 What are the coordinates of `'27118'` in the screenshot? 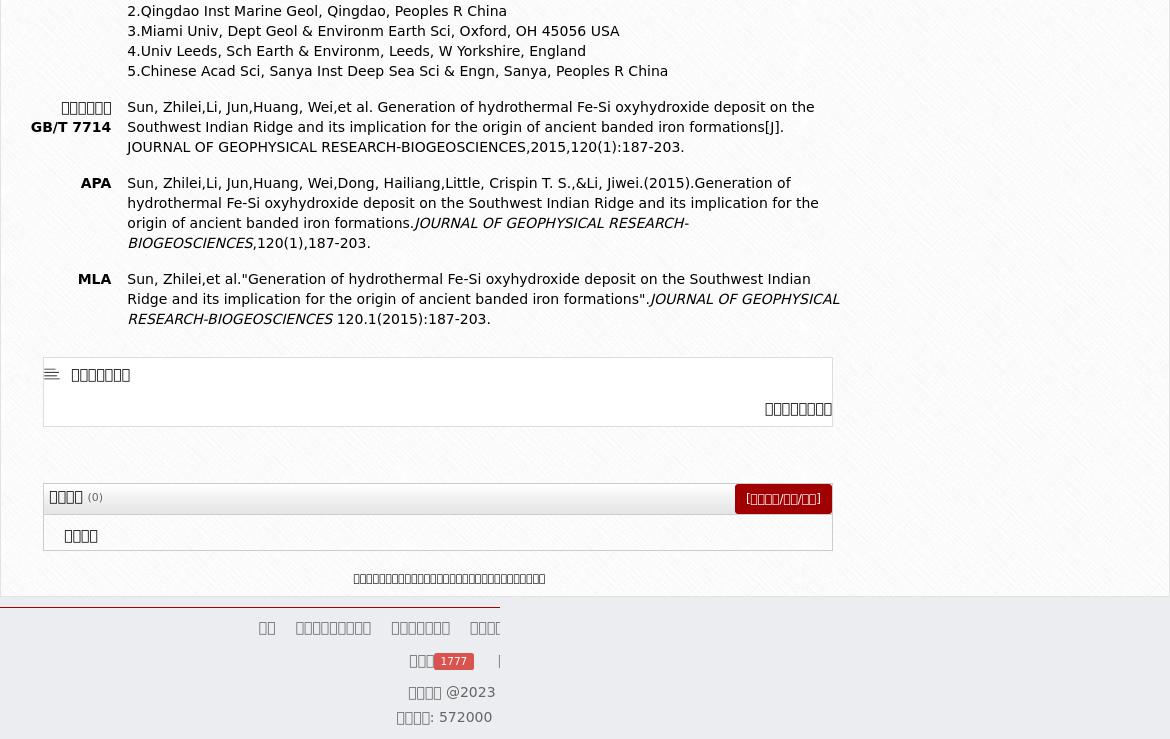 It's located at (719, 660).